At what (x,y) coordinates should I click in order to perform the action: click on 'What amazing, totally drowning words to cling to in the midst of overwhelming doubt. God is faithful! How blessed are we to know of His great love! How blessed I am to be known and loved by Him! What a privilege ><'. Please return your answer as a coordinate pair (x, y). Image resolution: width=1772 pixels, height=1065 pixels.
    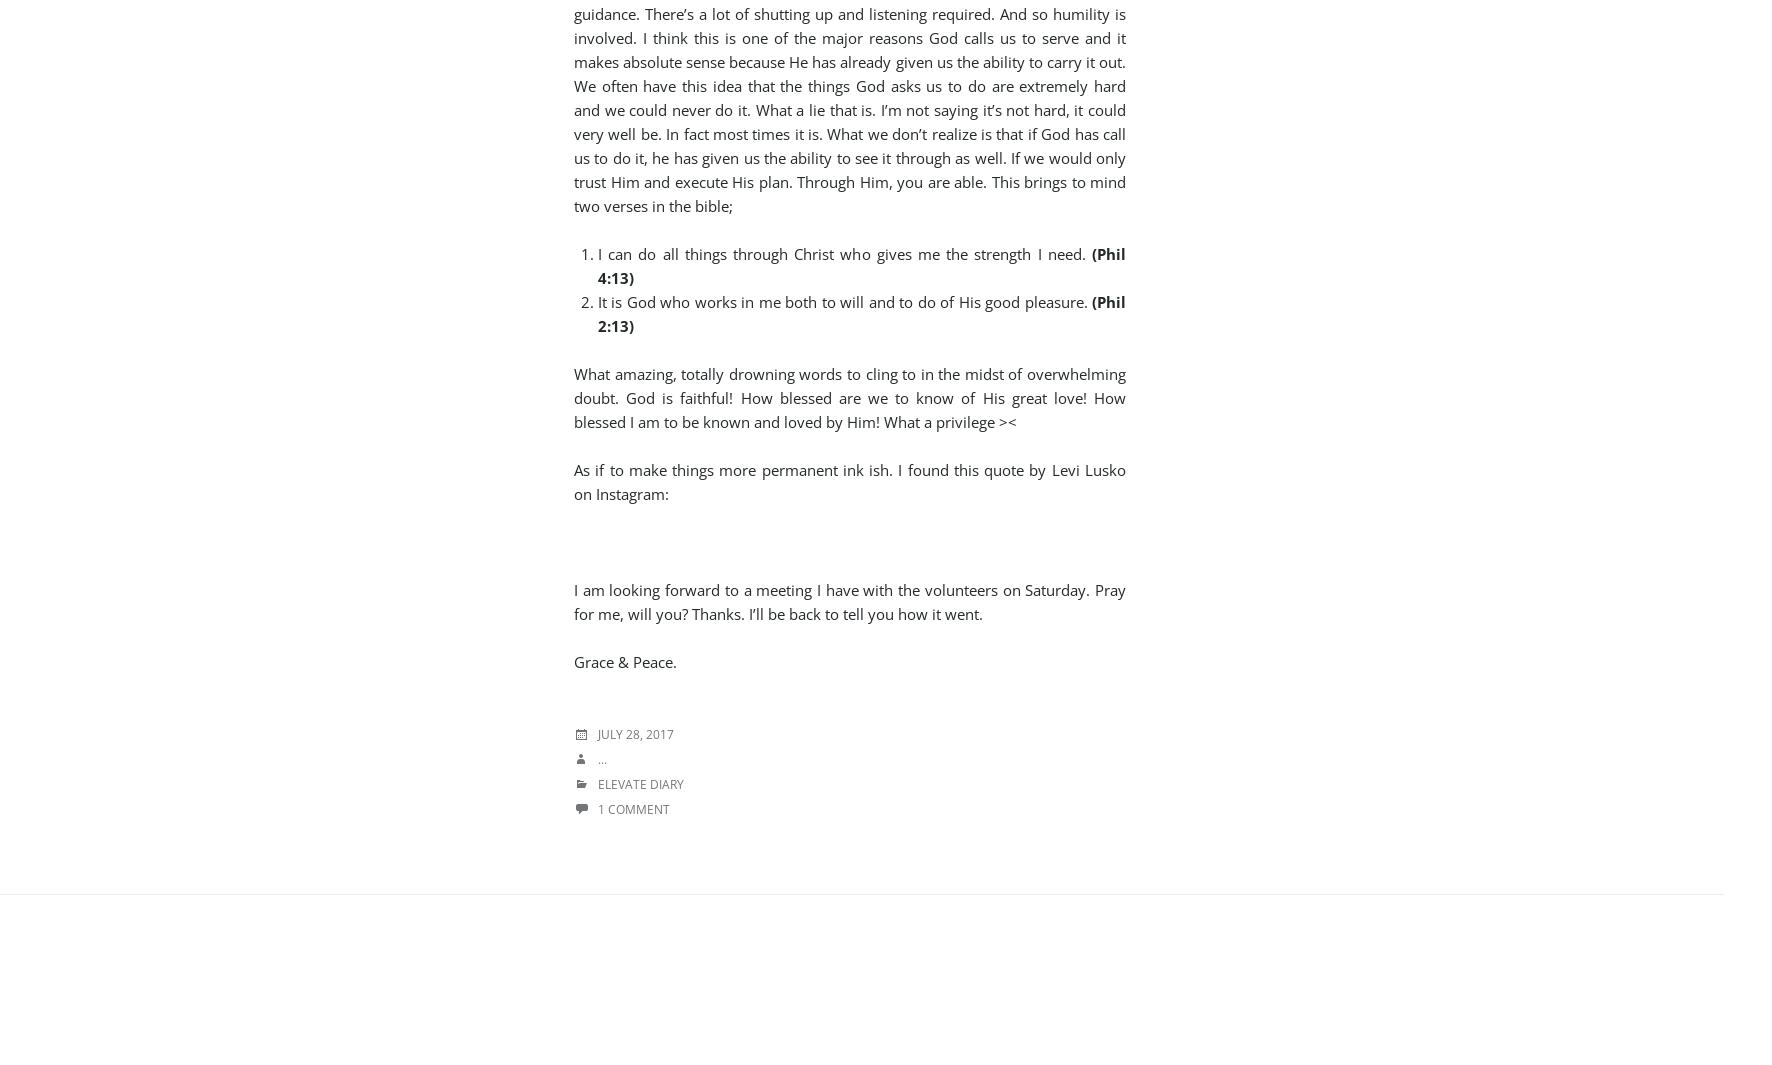
    Looking at the image, I should click on (850, 396).